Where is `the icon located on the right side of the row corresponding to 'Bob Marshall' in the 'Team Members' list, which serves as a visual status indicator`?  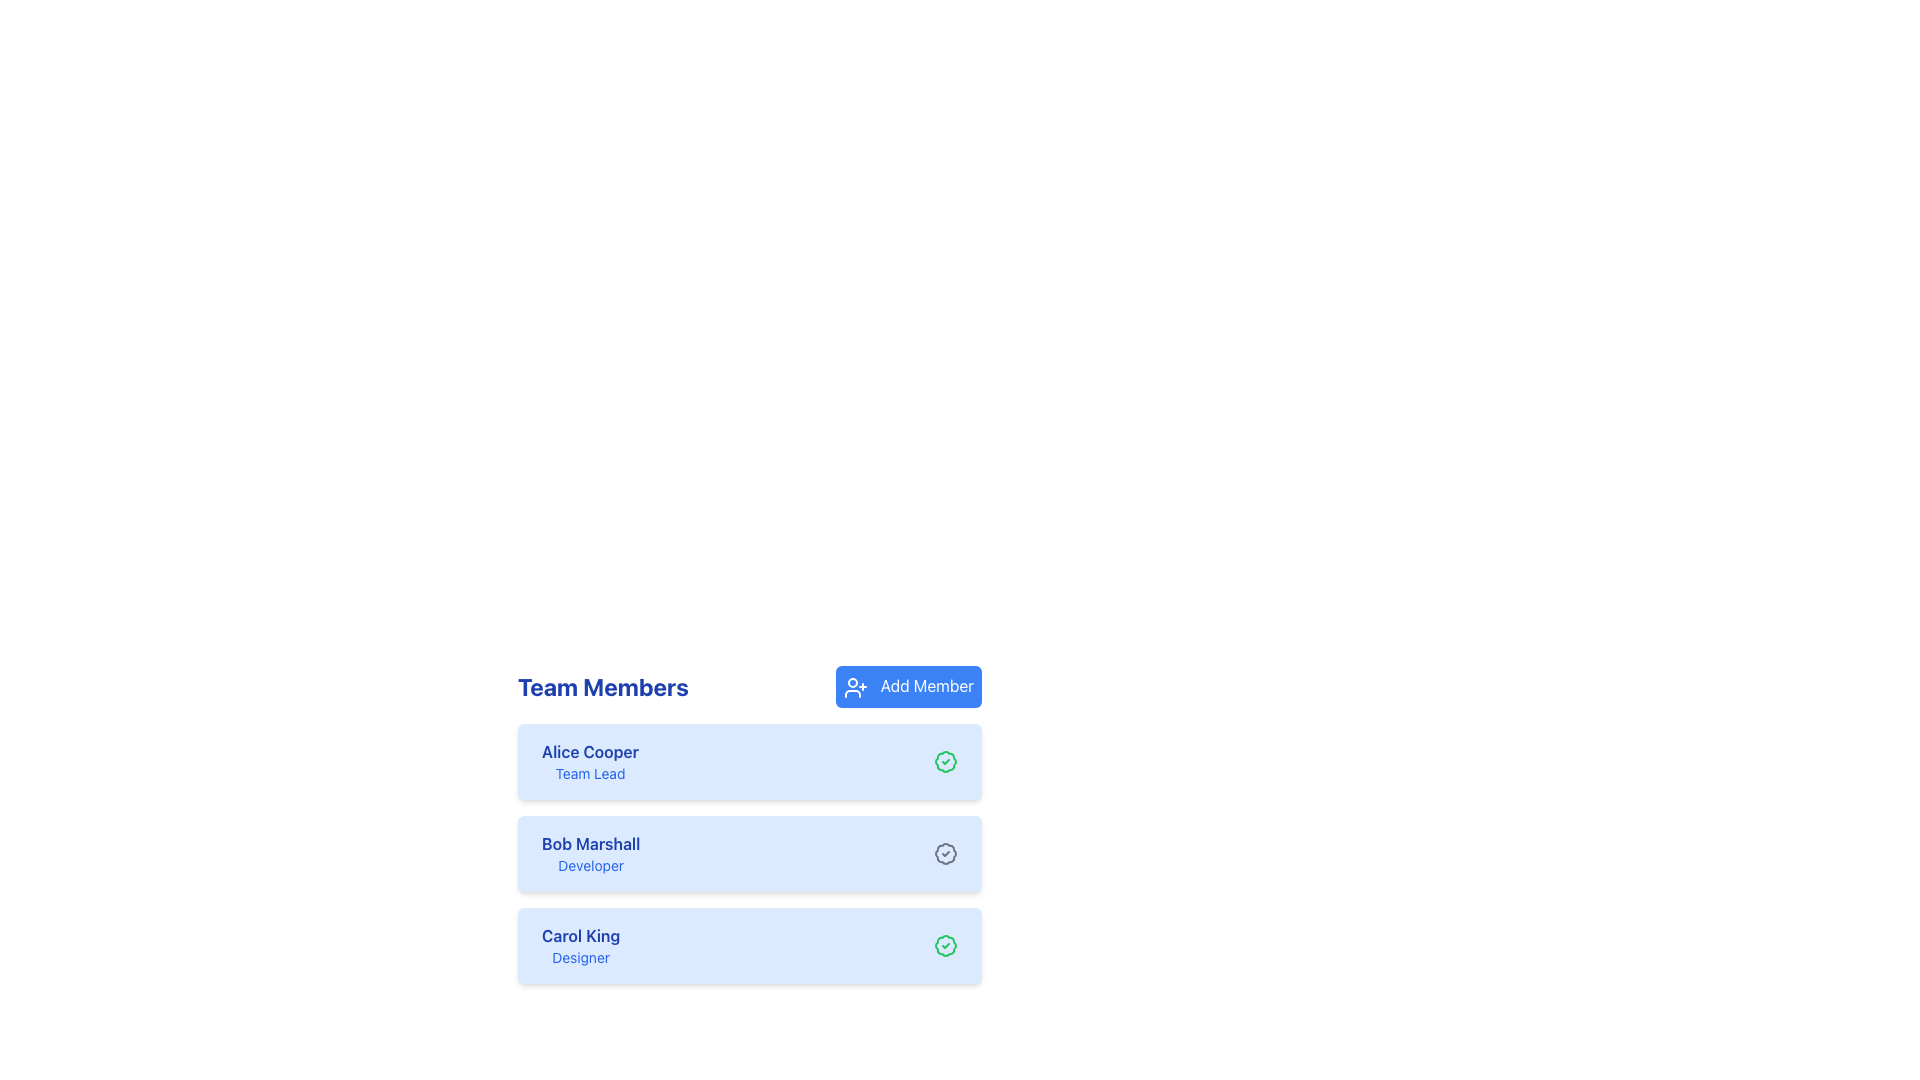
the icon located on the right side of the row corresponding to 'Bob Marshall' in the 'Team Members' list, which serves as a visual status indicator is located at coordinates (944, 853).